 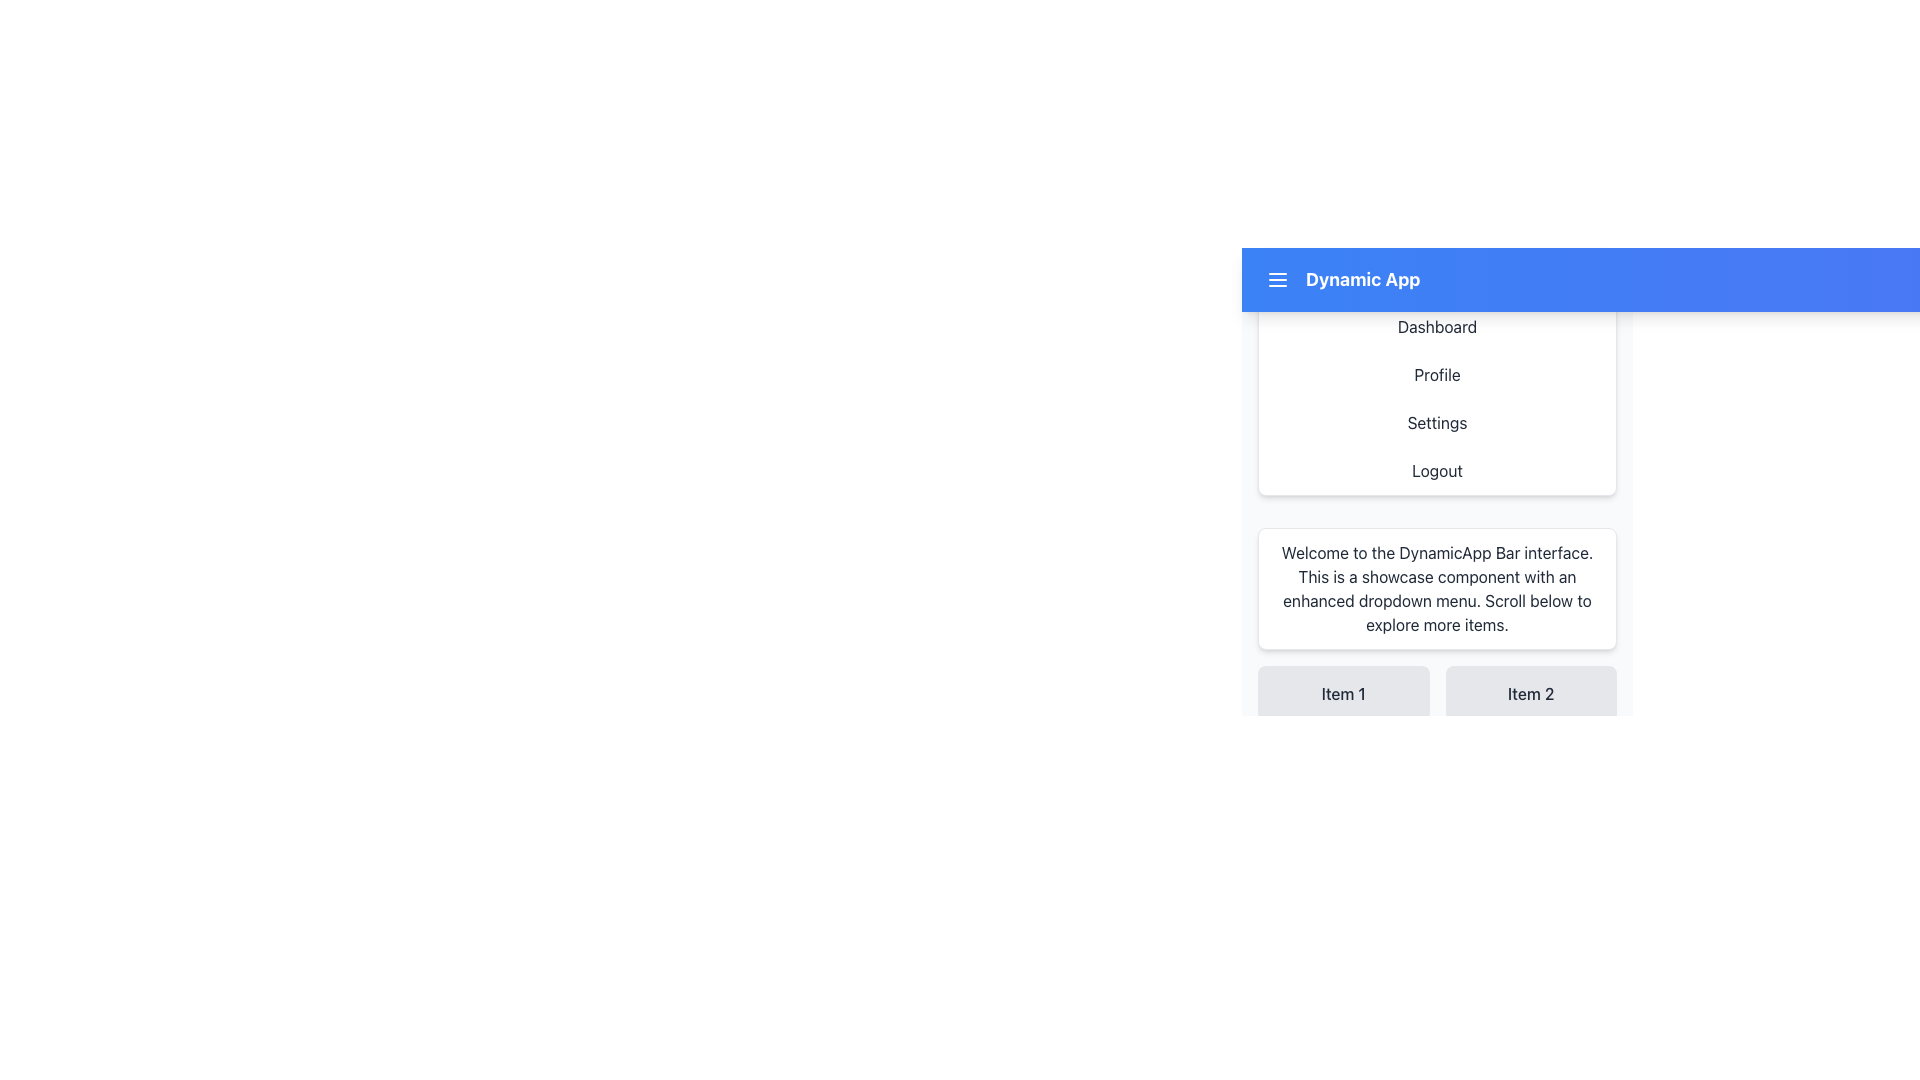 I want to click on the standard UI block component labeled 'Item 1', which features a light gray background, rounded corners, and centered black text, so click(x=1343, y=693).